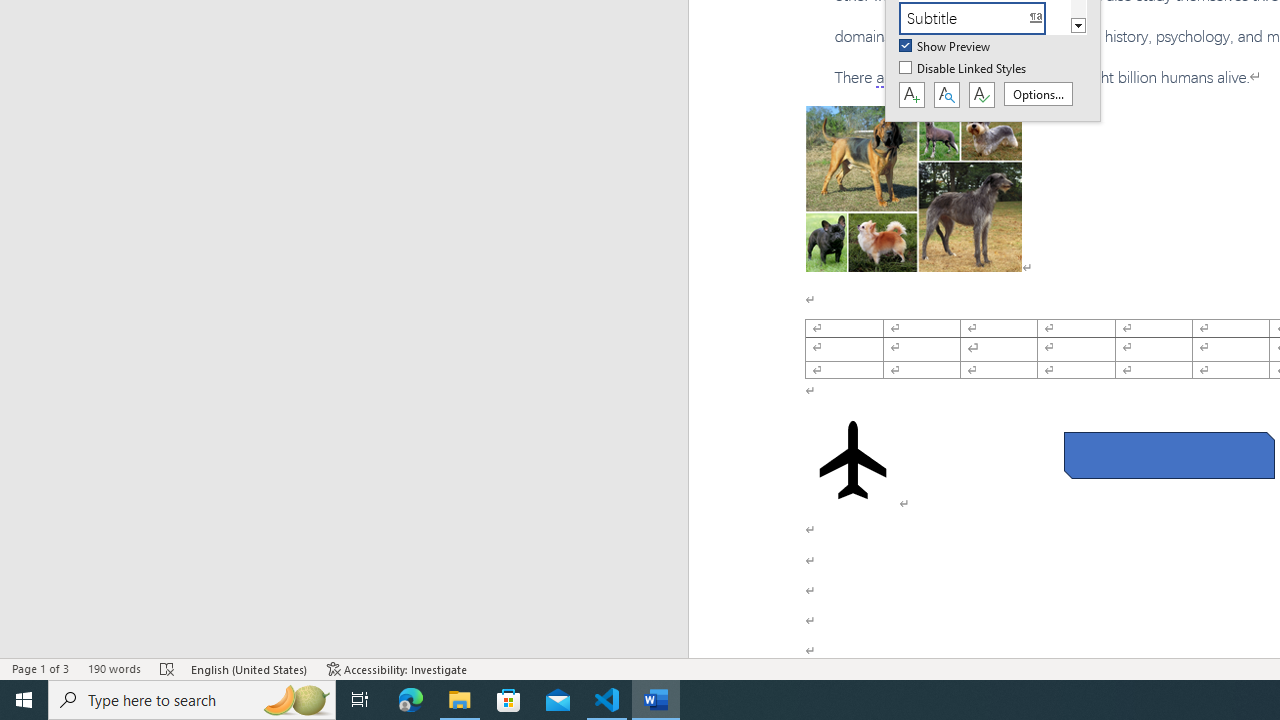 The width and height of the screenshot is (1280, 720). I want to click on 'Page Number Page 1 of 3', so click(40, 669).